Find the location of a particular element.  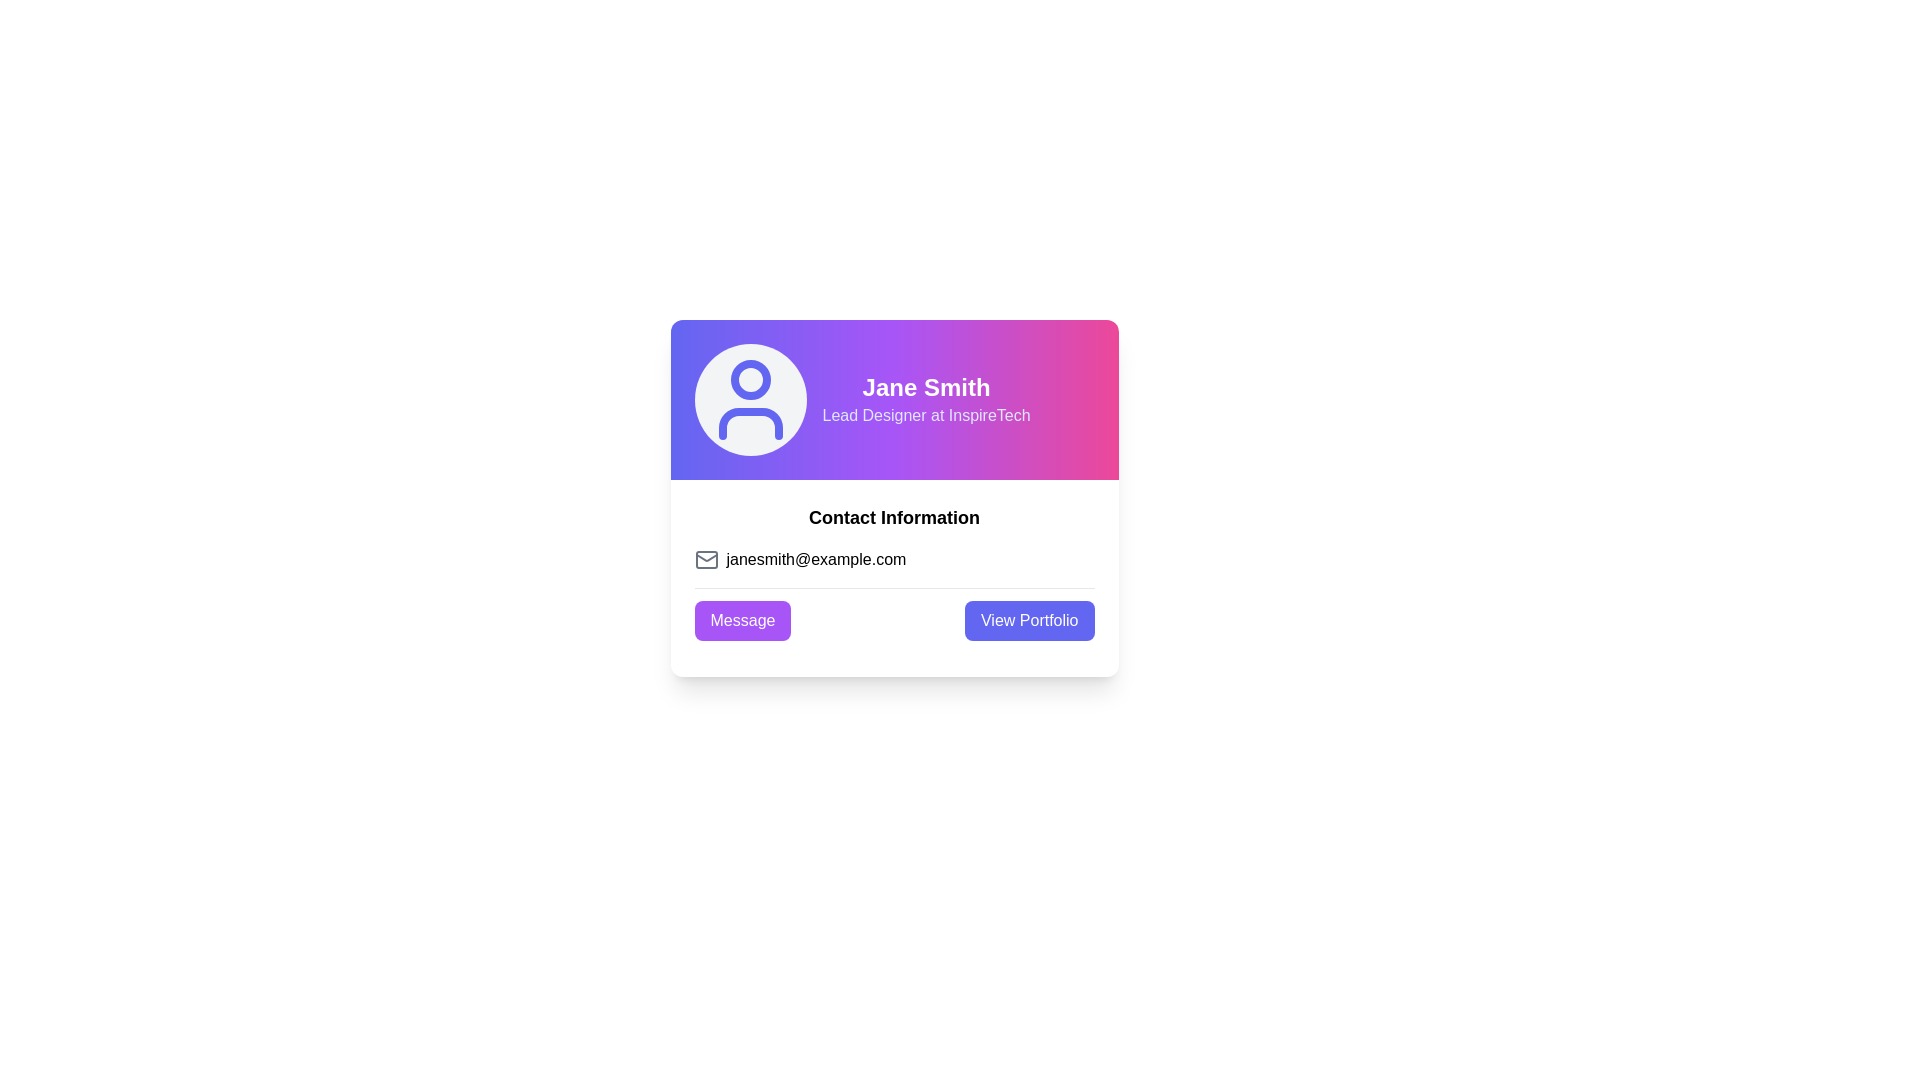

the text label containing the email address 'janesmith@example.com' to copy it is located at coordinates (893, 559).